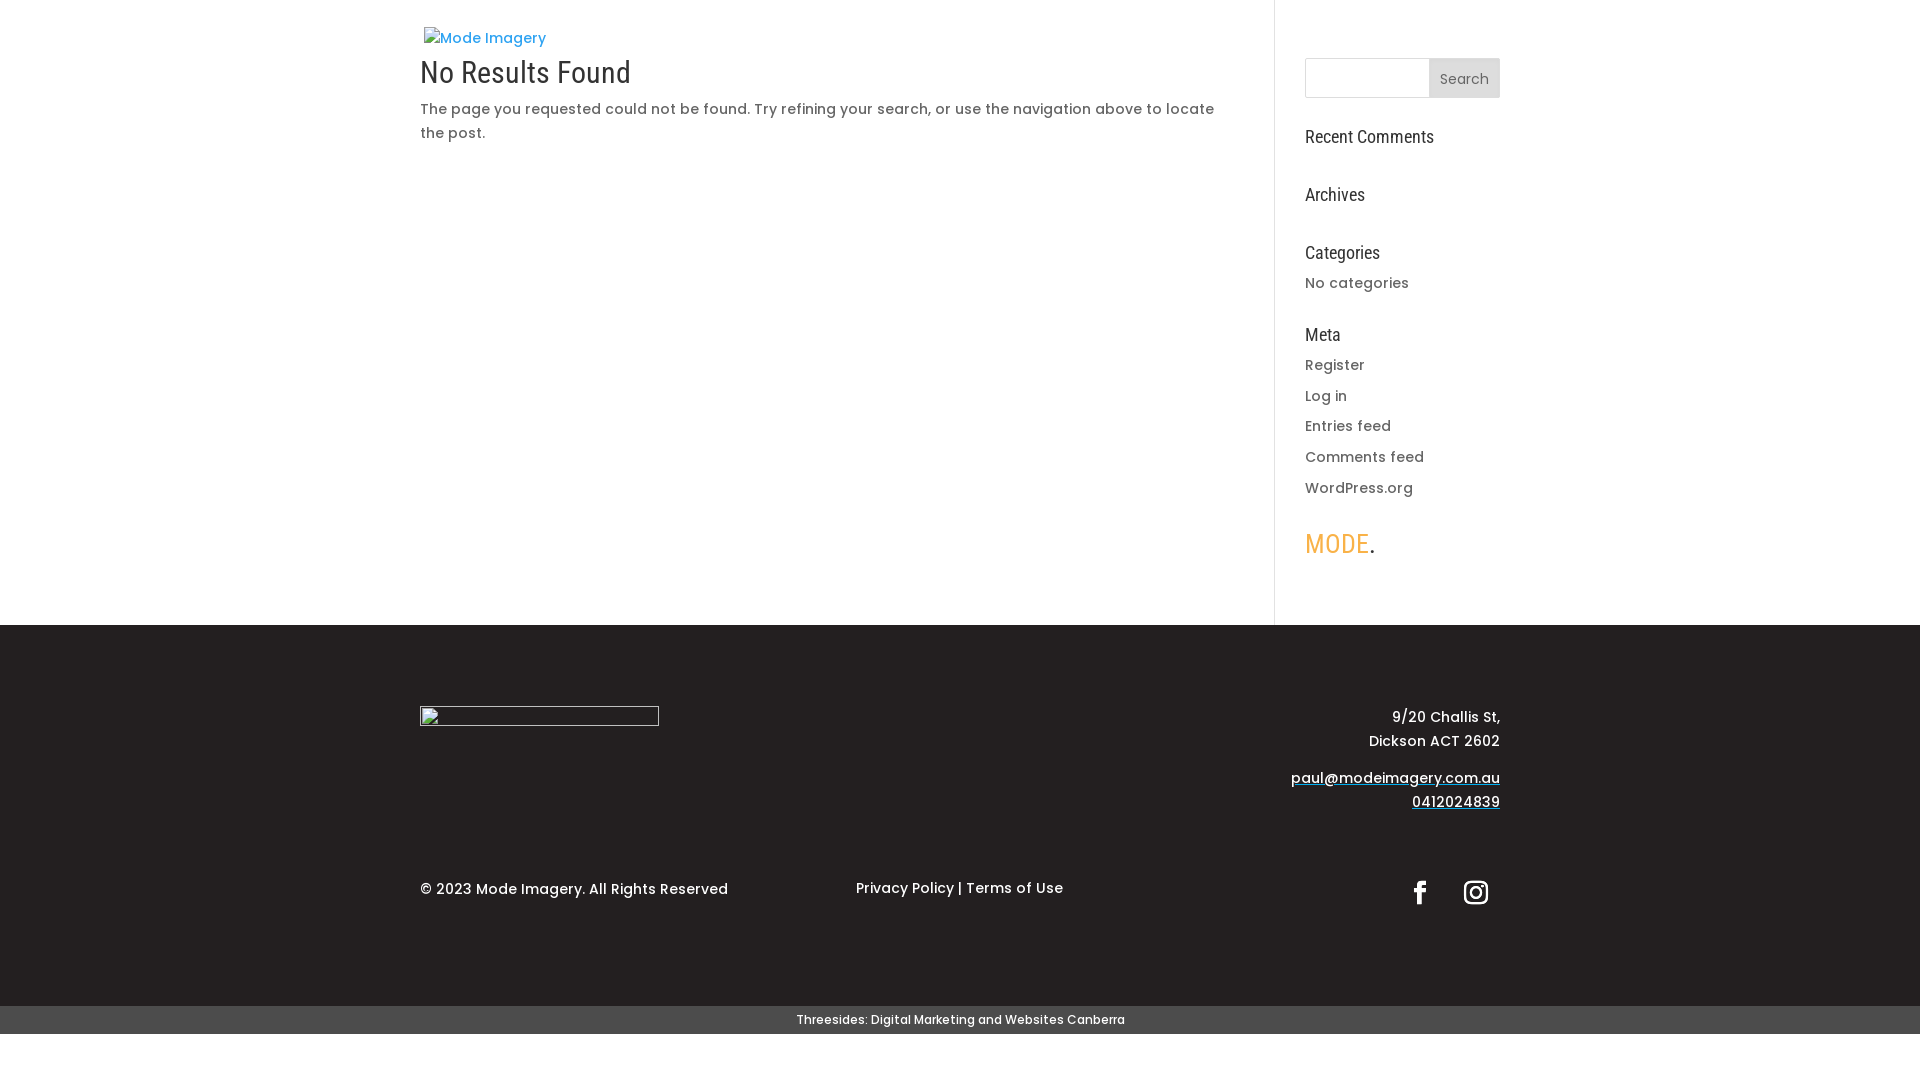 The image size is (1920, 1080). Describe the element at coordinates (1419, 892) in the screenshot. I see `'Follow on Facebook'` at that location.